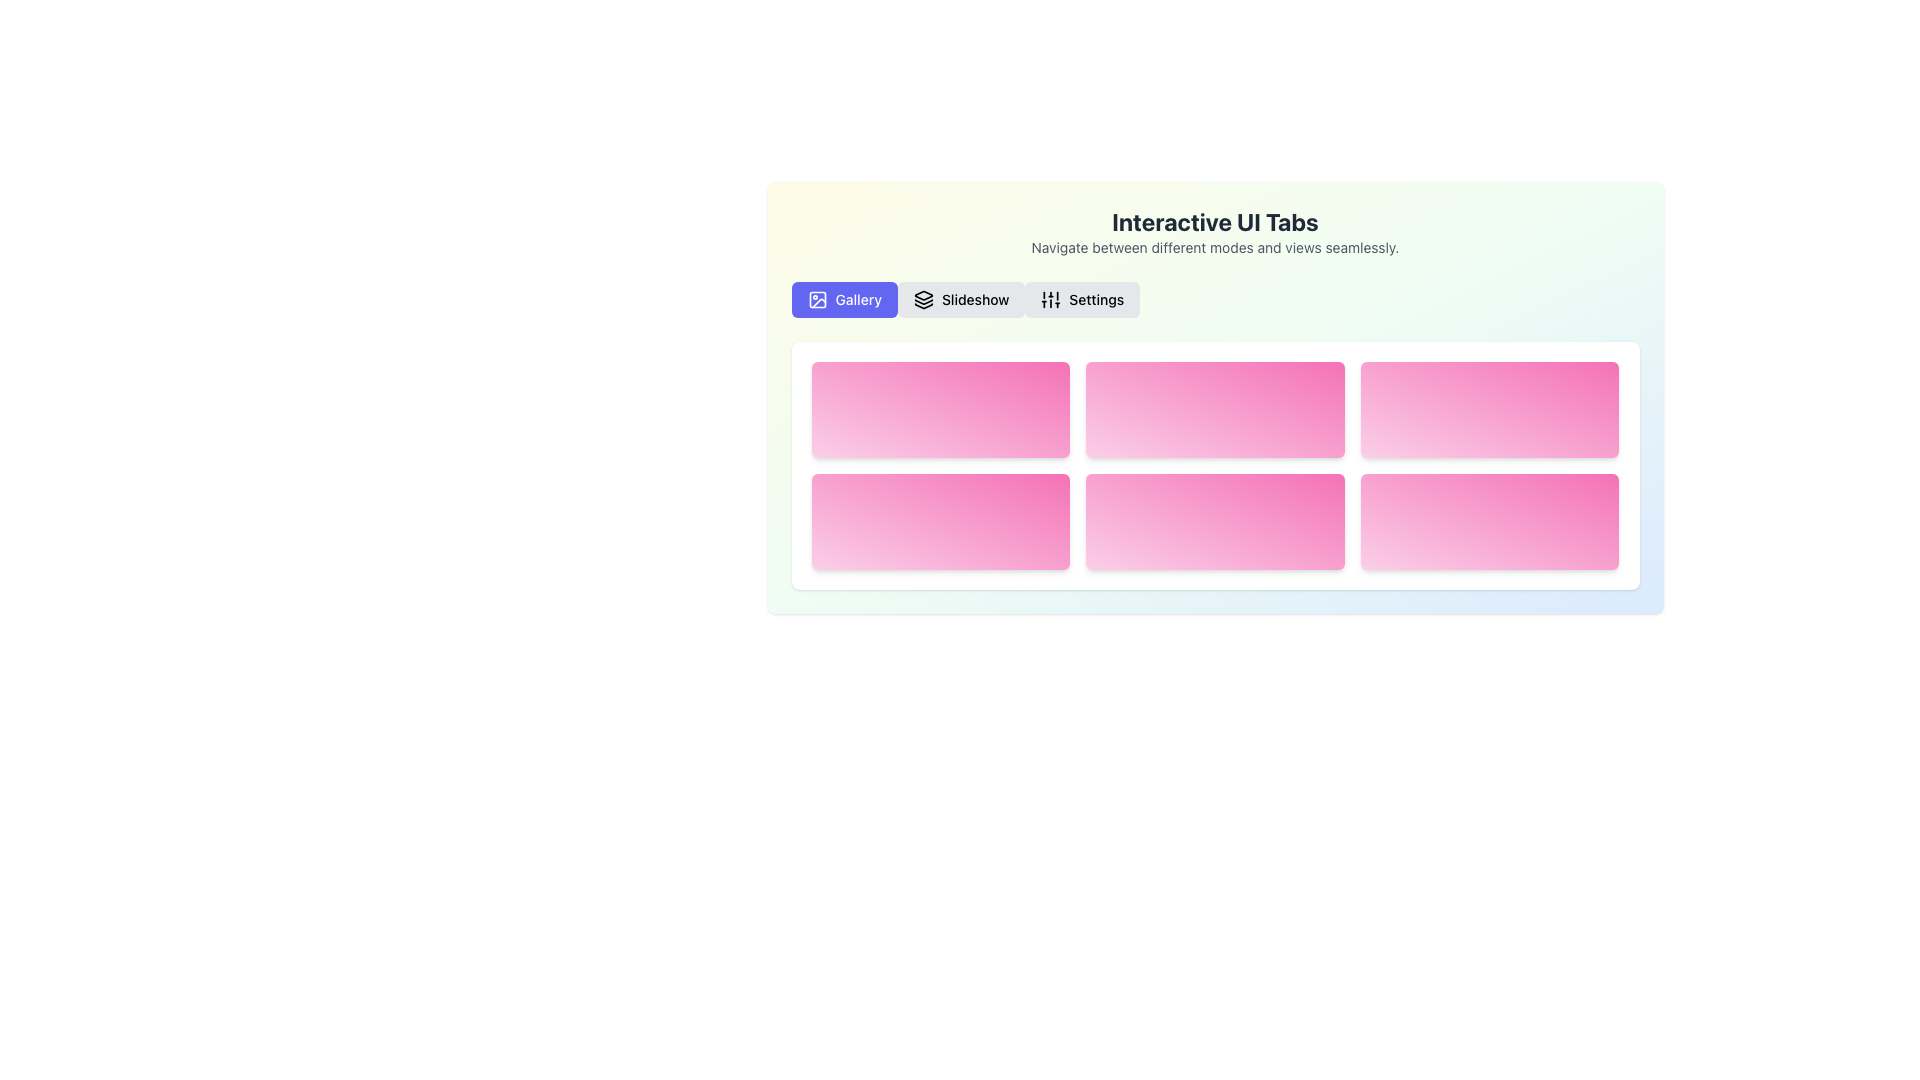 This screenshot has height=1080, width=1920. What do you see at coordinates (939, 408) in the screenshot?
I see `the first card in the grid layout, which has a gradient background from light pink to darker pink, rounded corners, and a shadow effect` at bounding box center [939, 408].